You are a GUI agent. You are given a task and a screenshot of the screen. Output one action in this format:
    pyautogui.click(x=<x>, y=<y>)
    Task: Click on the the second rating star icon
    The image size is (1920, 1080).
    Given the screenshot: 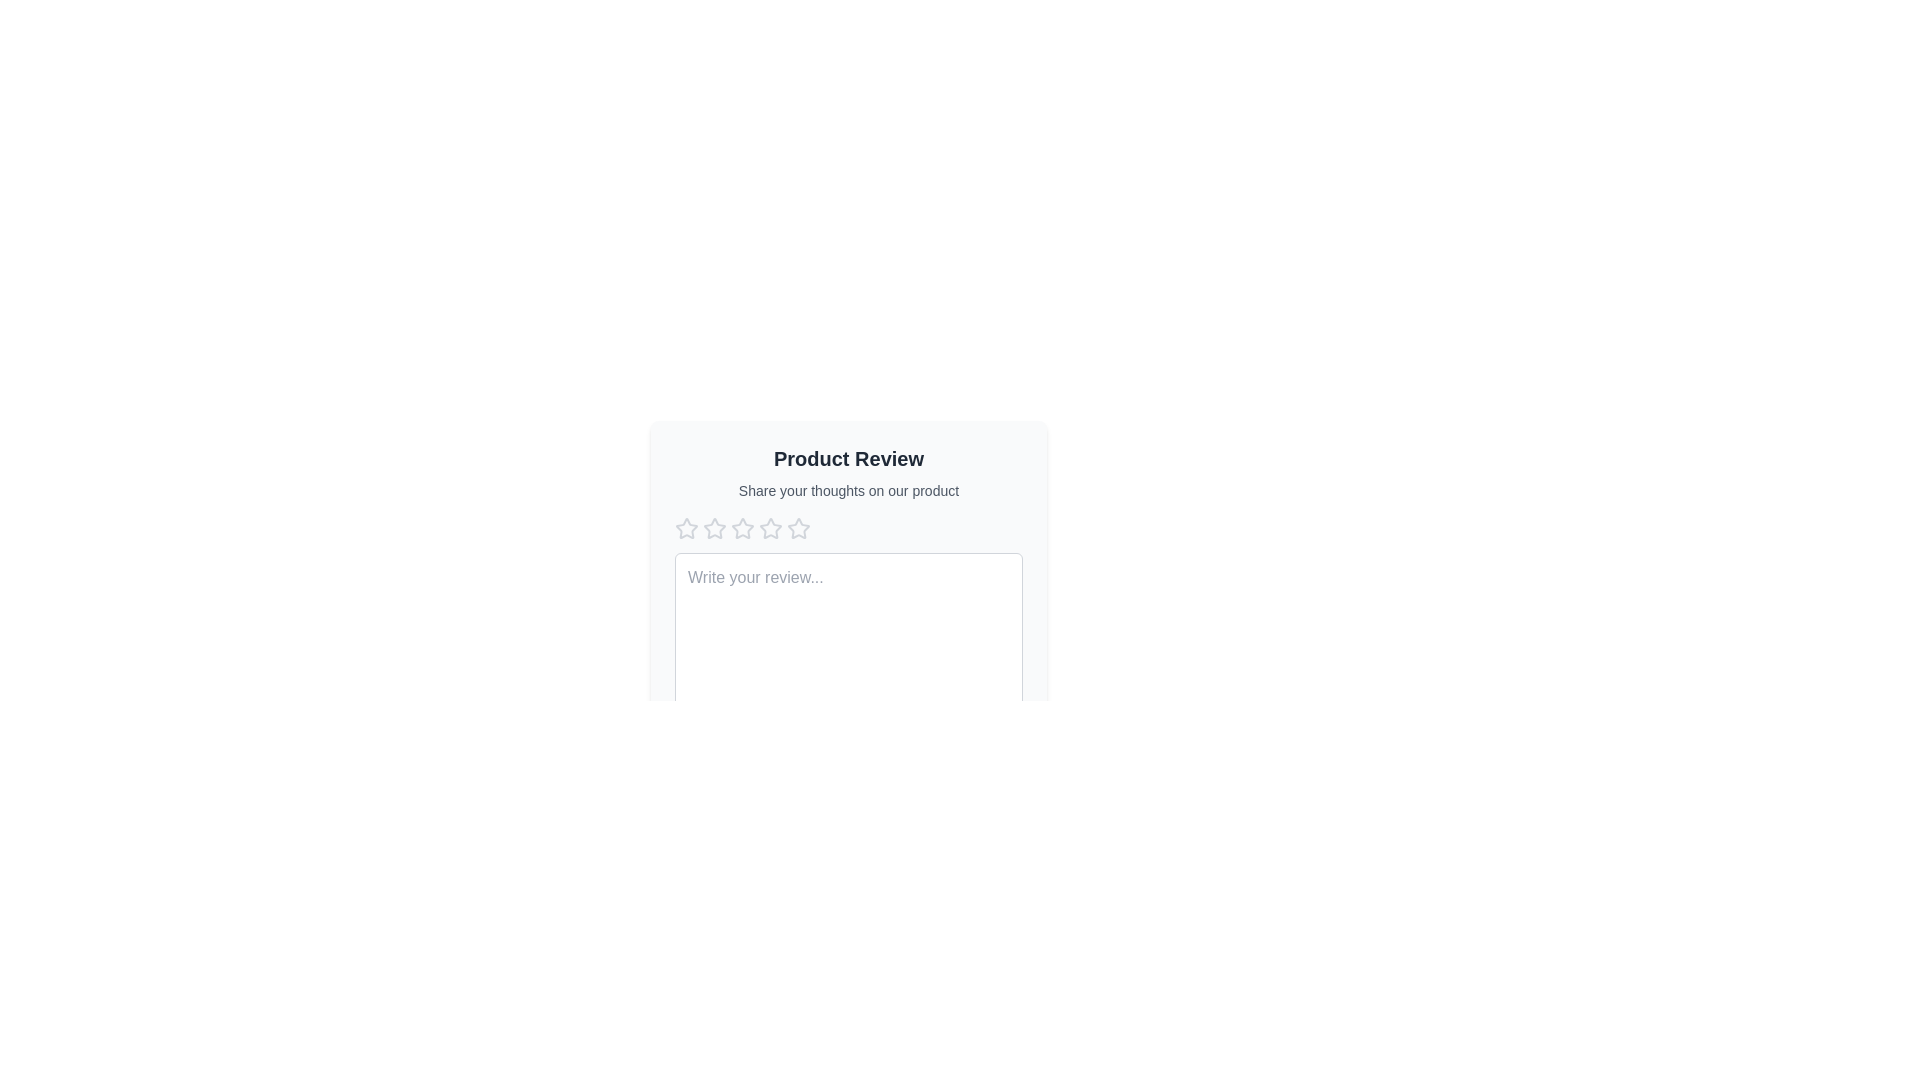 What is the action you would take?
    pyautogui.click(x=770, y=527)
    